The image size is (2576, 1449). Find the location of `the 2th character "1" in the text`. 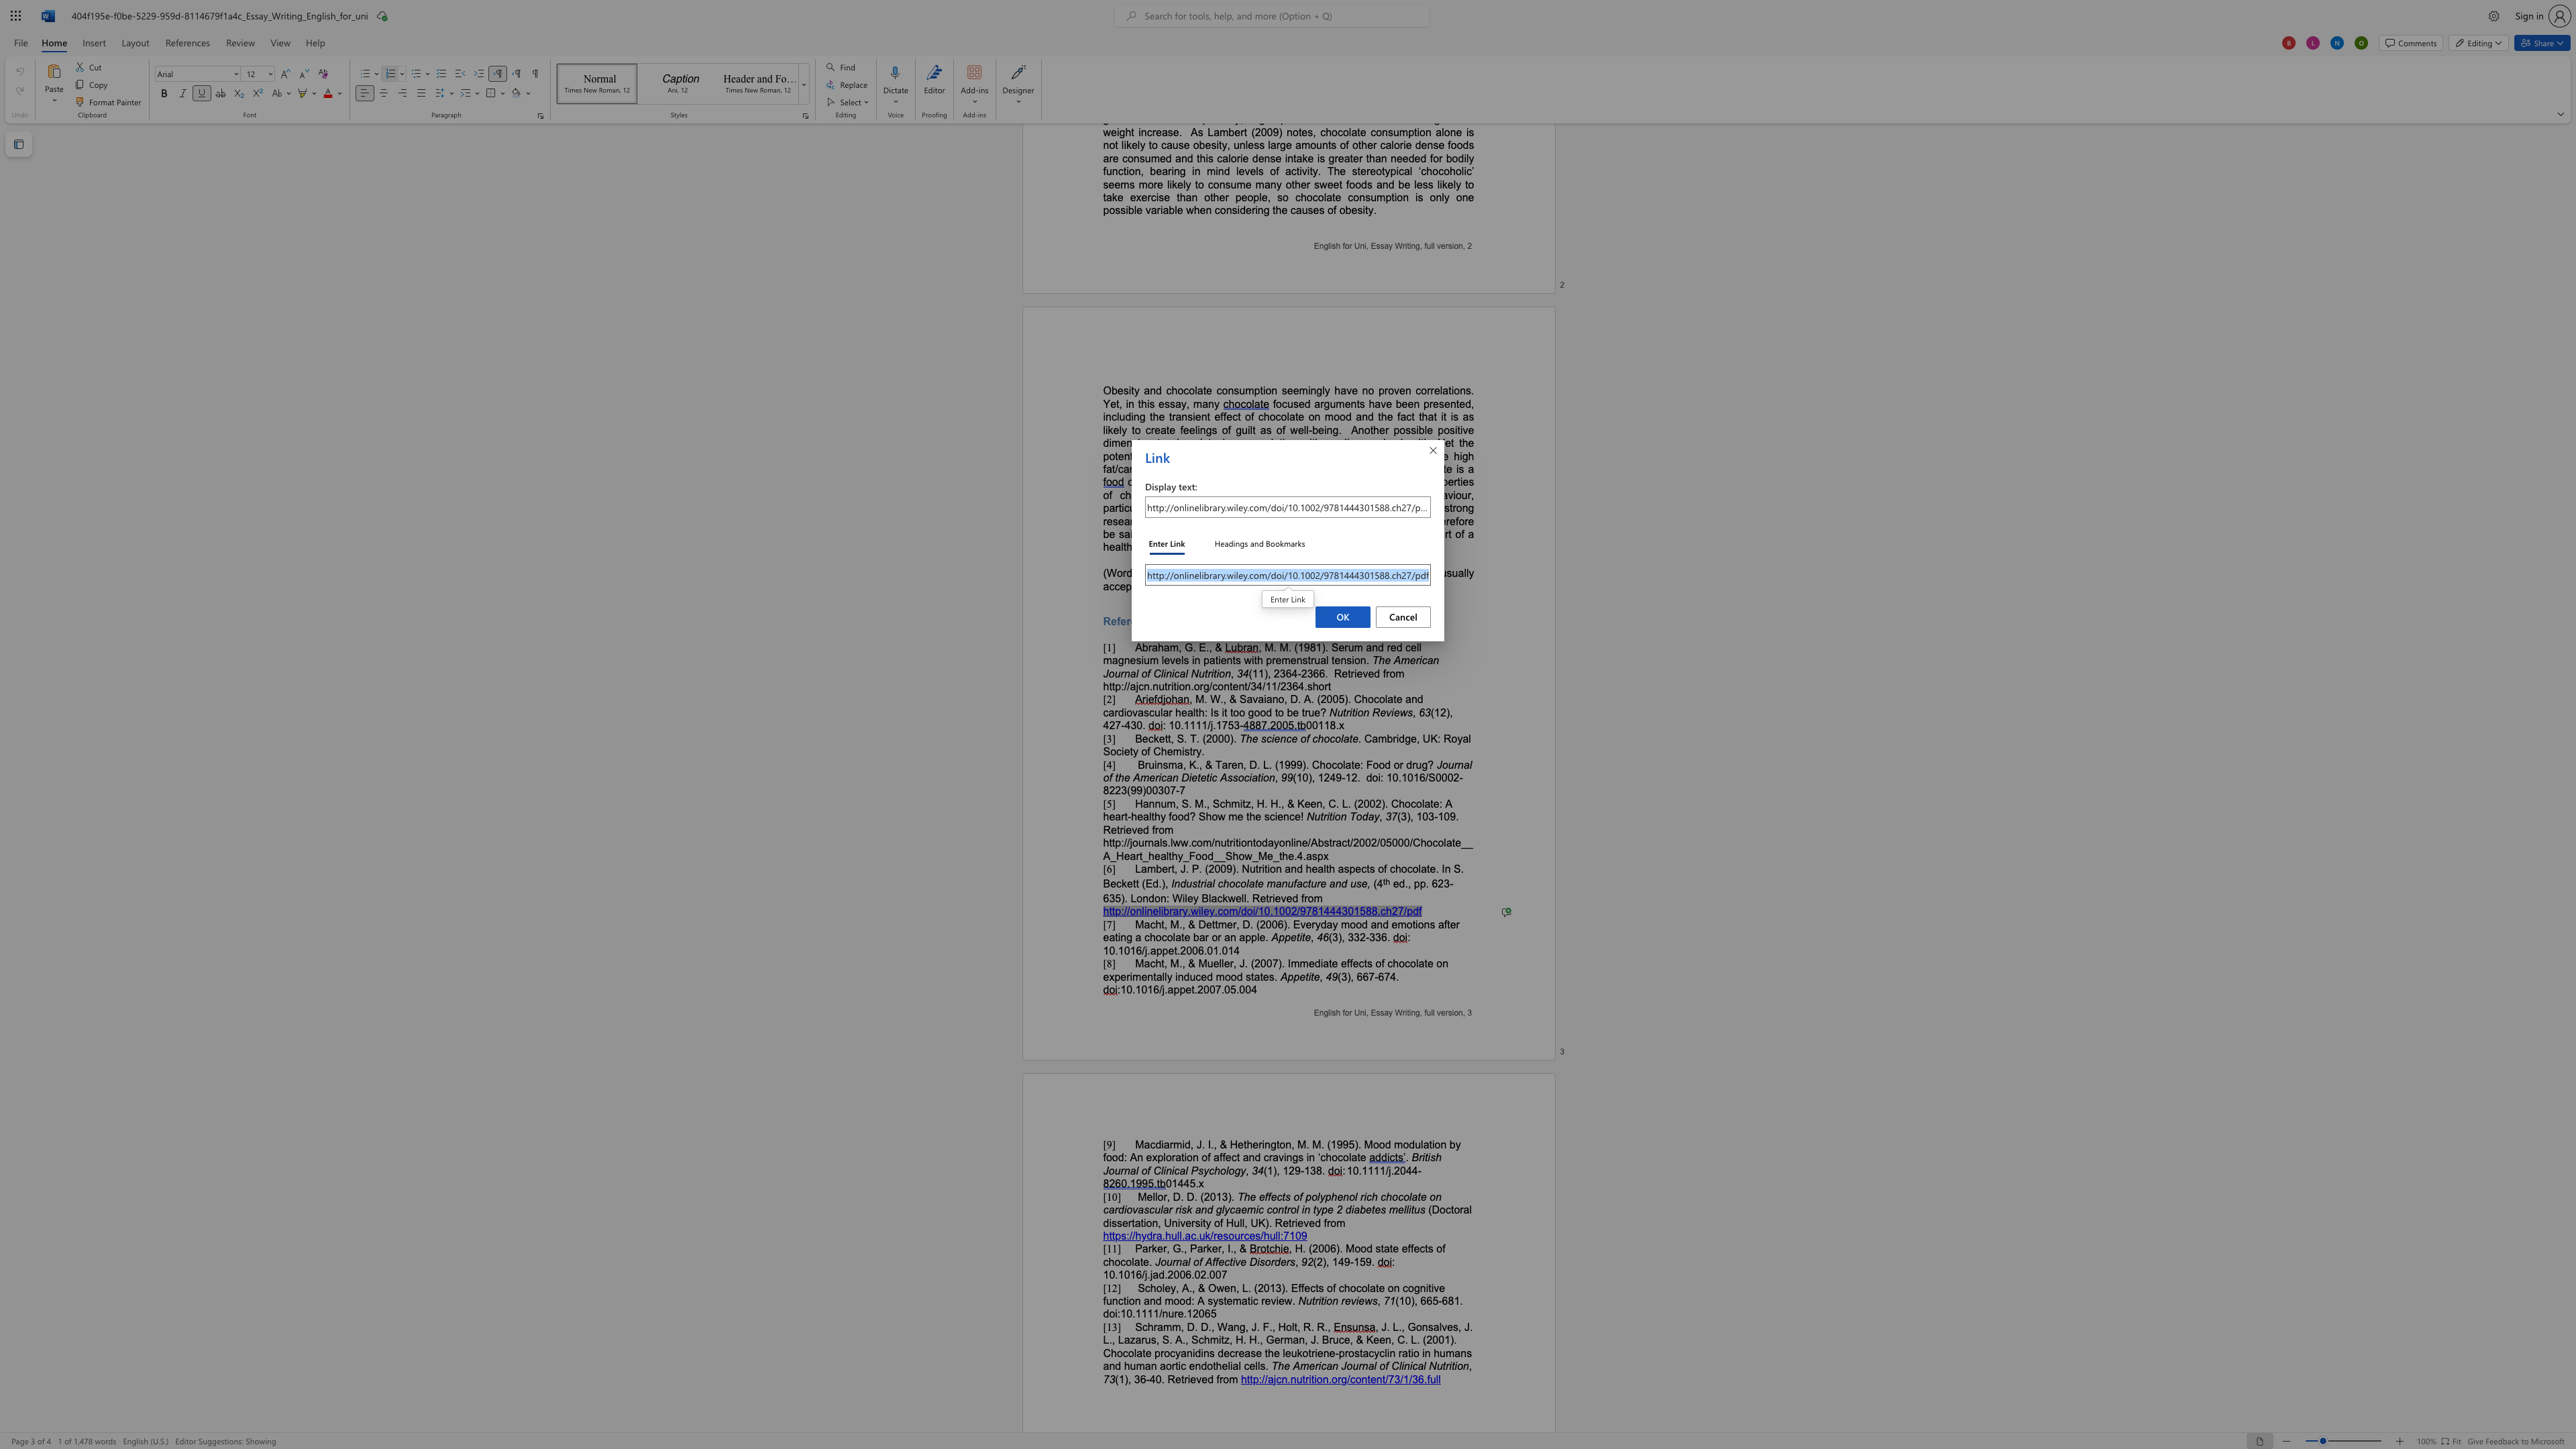

the 2th character "1" in the text is located at coordinates (1284, 1170).